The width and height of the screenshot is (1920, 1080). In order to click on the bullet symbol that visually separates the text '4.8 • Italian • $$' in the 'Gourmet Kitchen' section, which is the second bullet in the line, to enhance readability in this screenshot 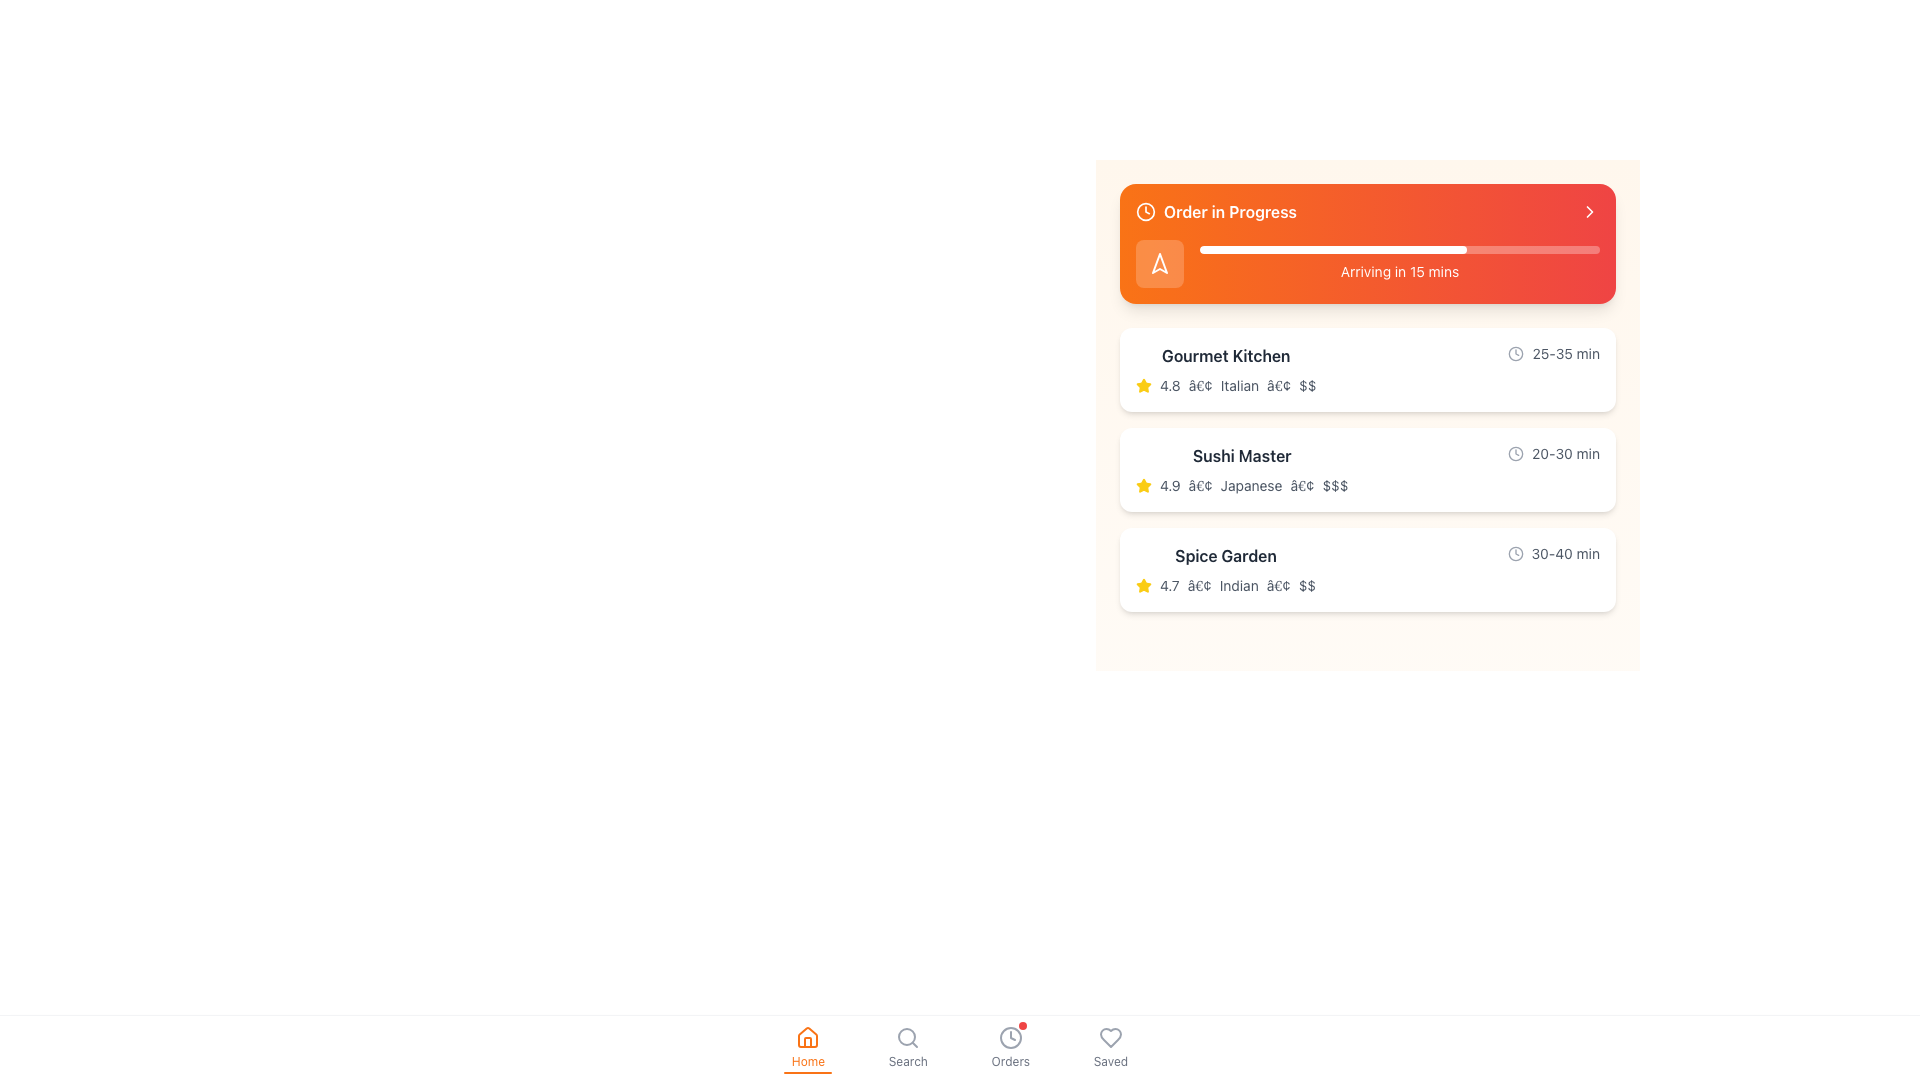, I will do `click(1278, 385)`.